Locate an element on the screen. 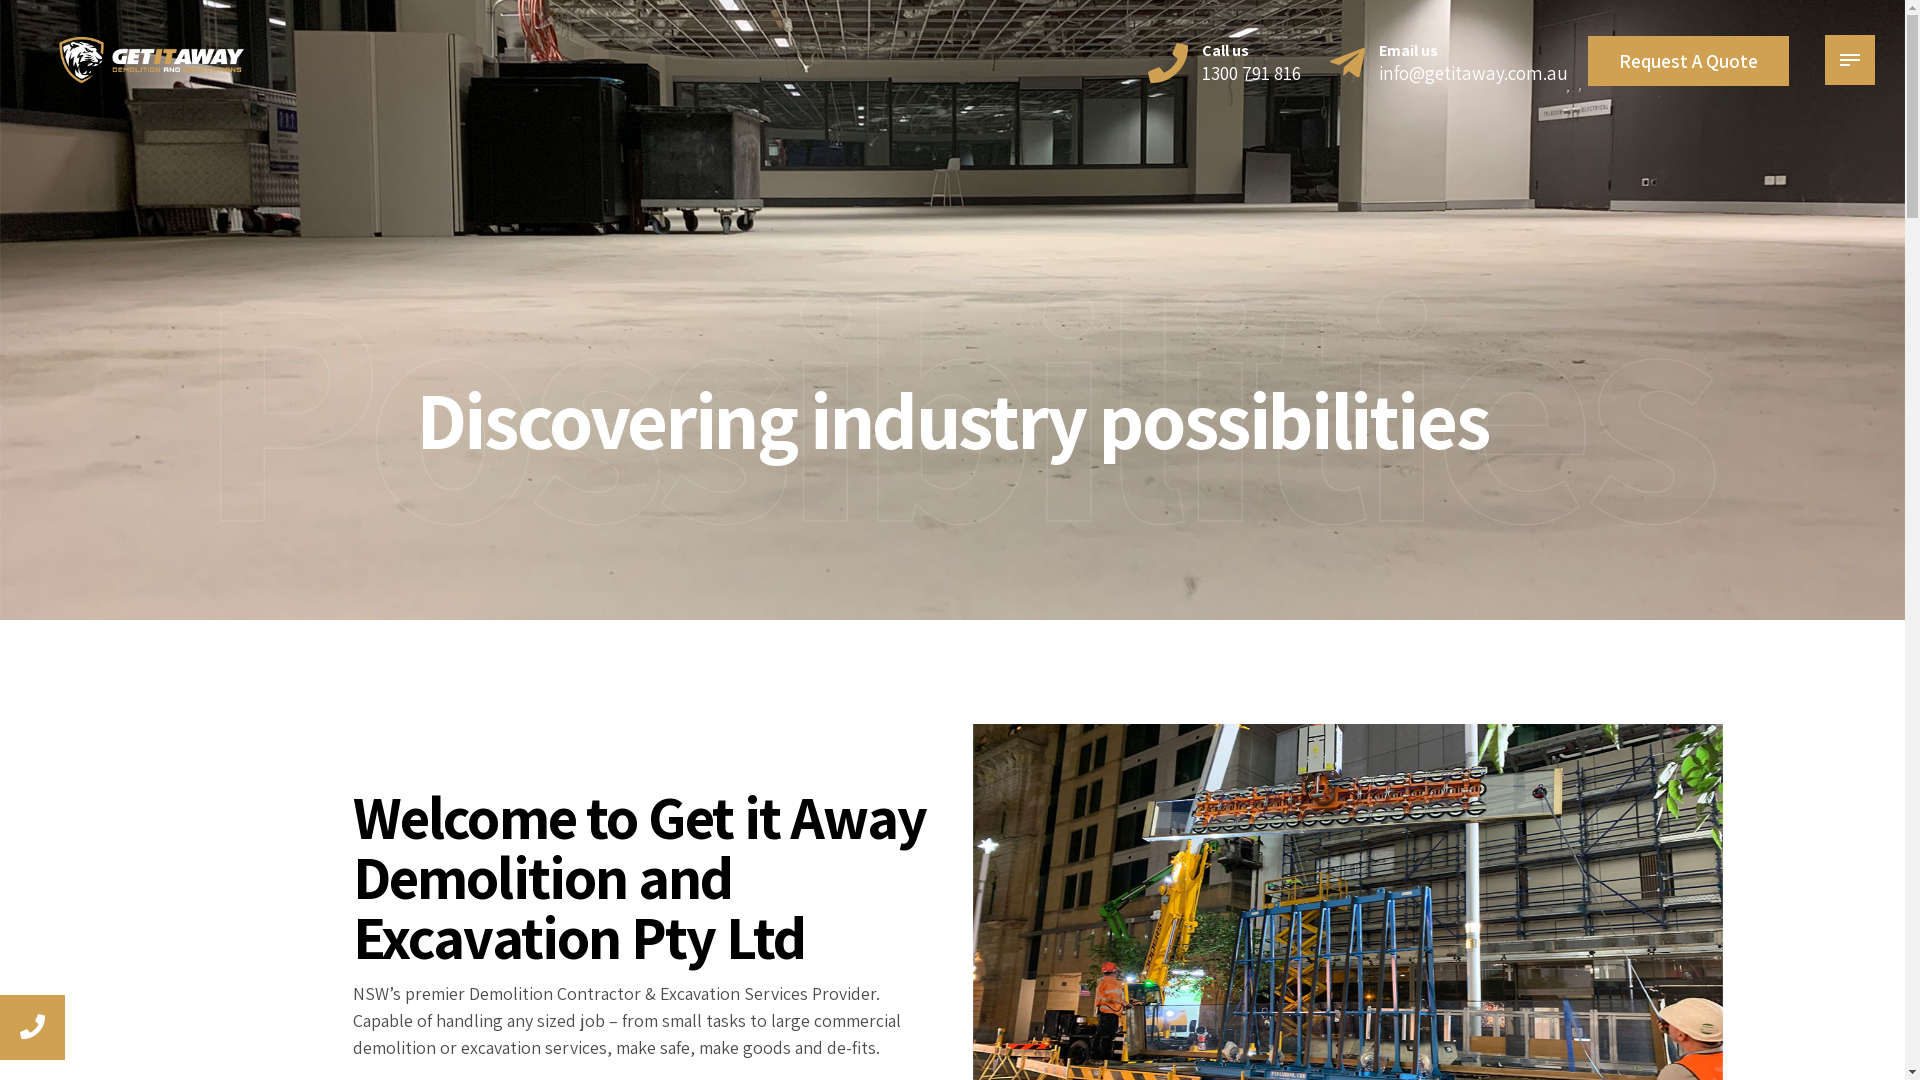  'Email us is located at coordinates (1329, 60).